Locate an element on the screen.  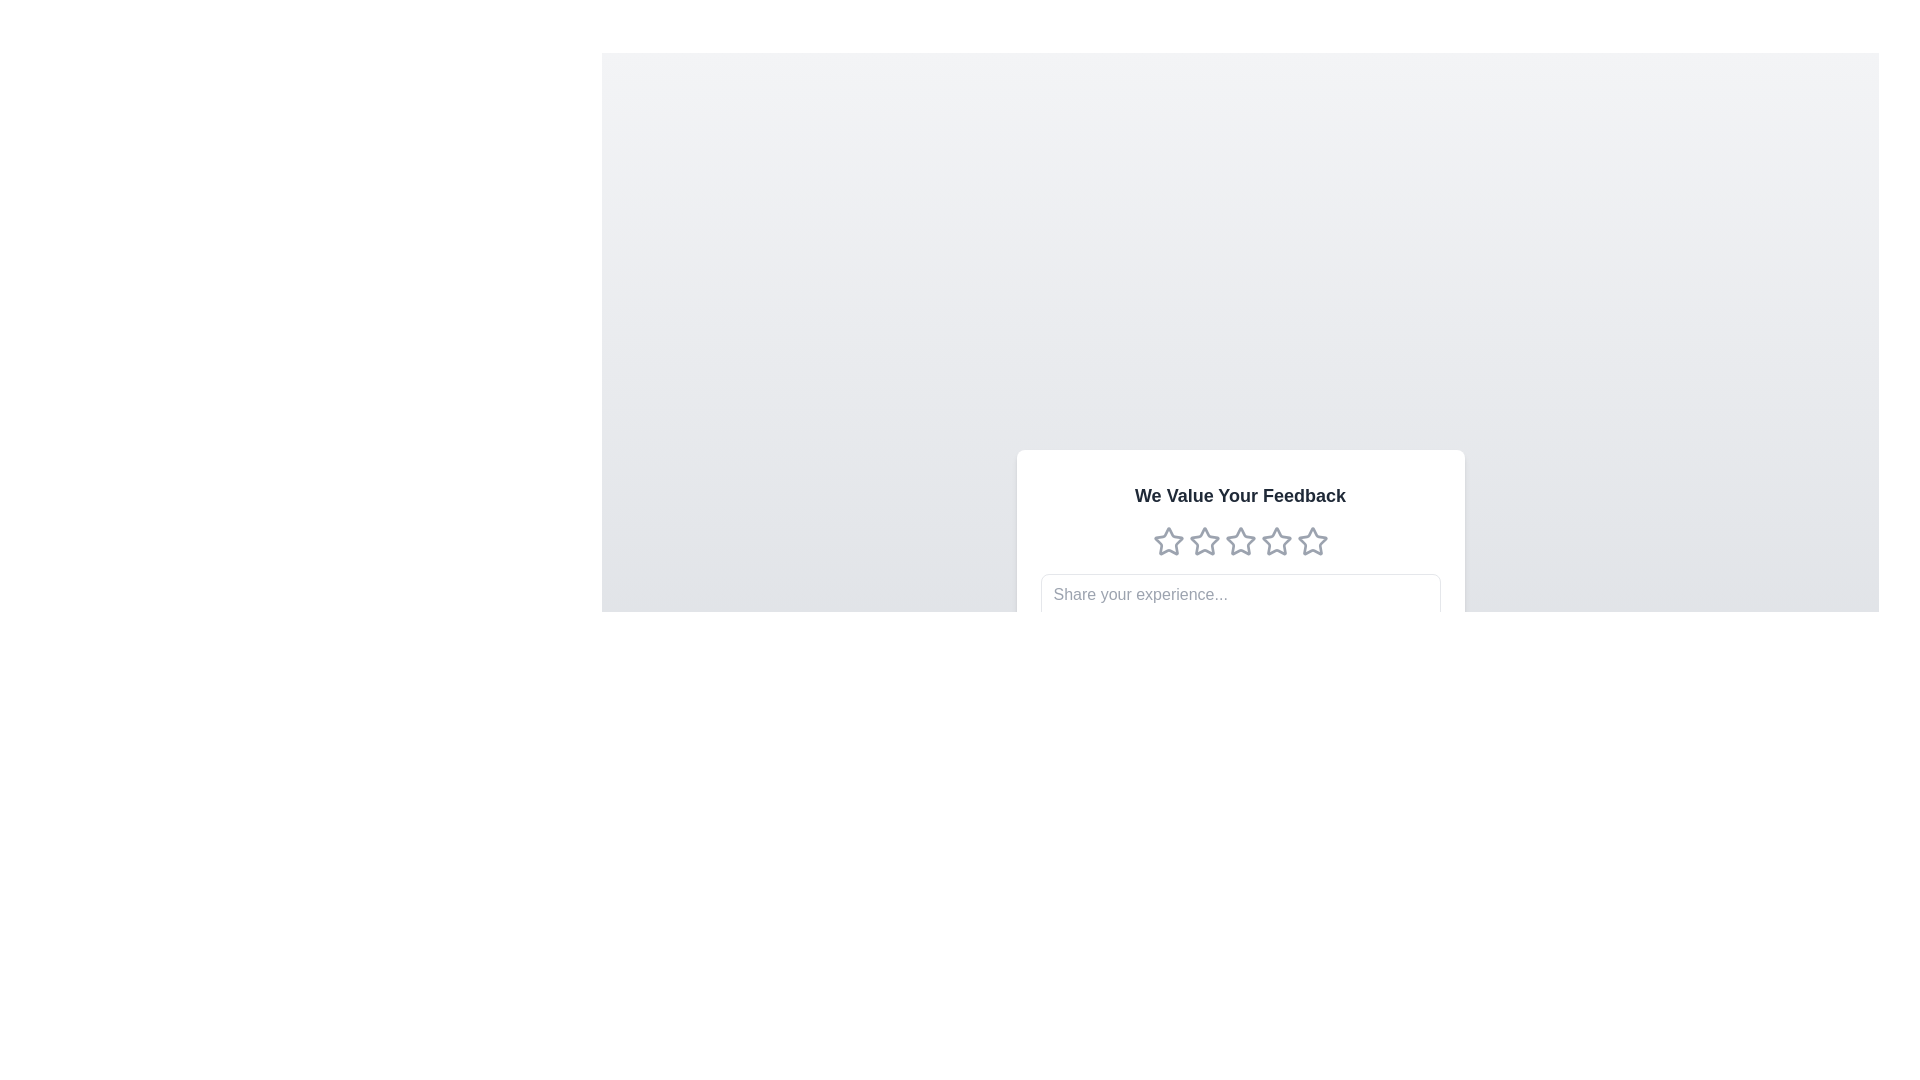
the rightmost Rating Star Icon in the sequence is located at coordinates (1312, 542).